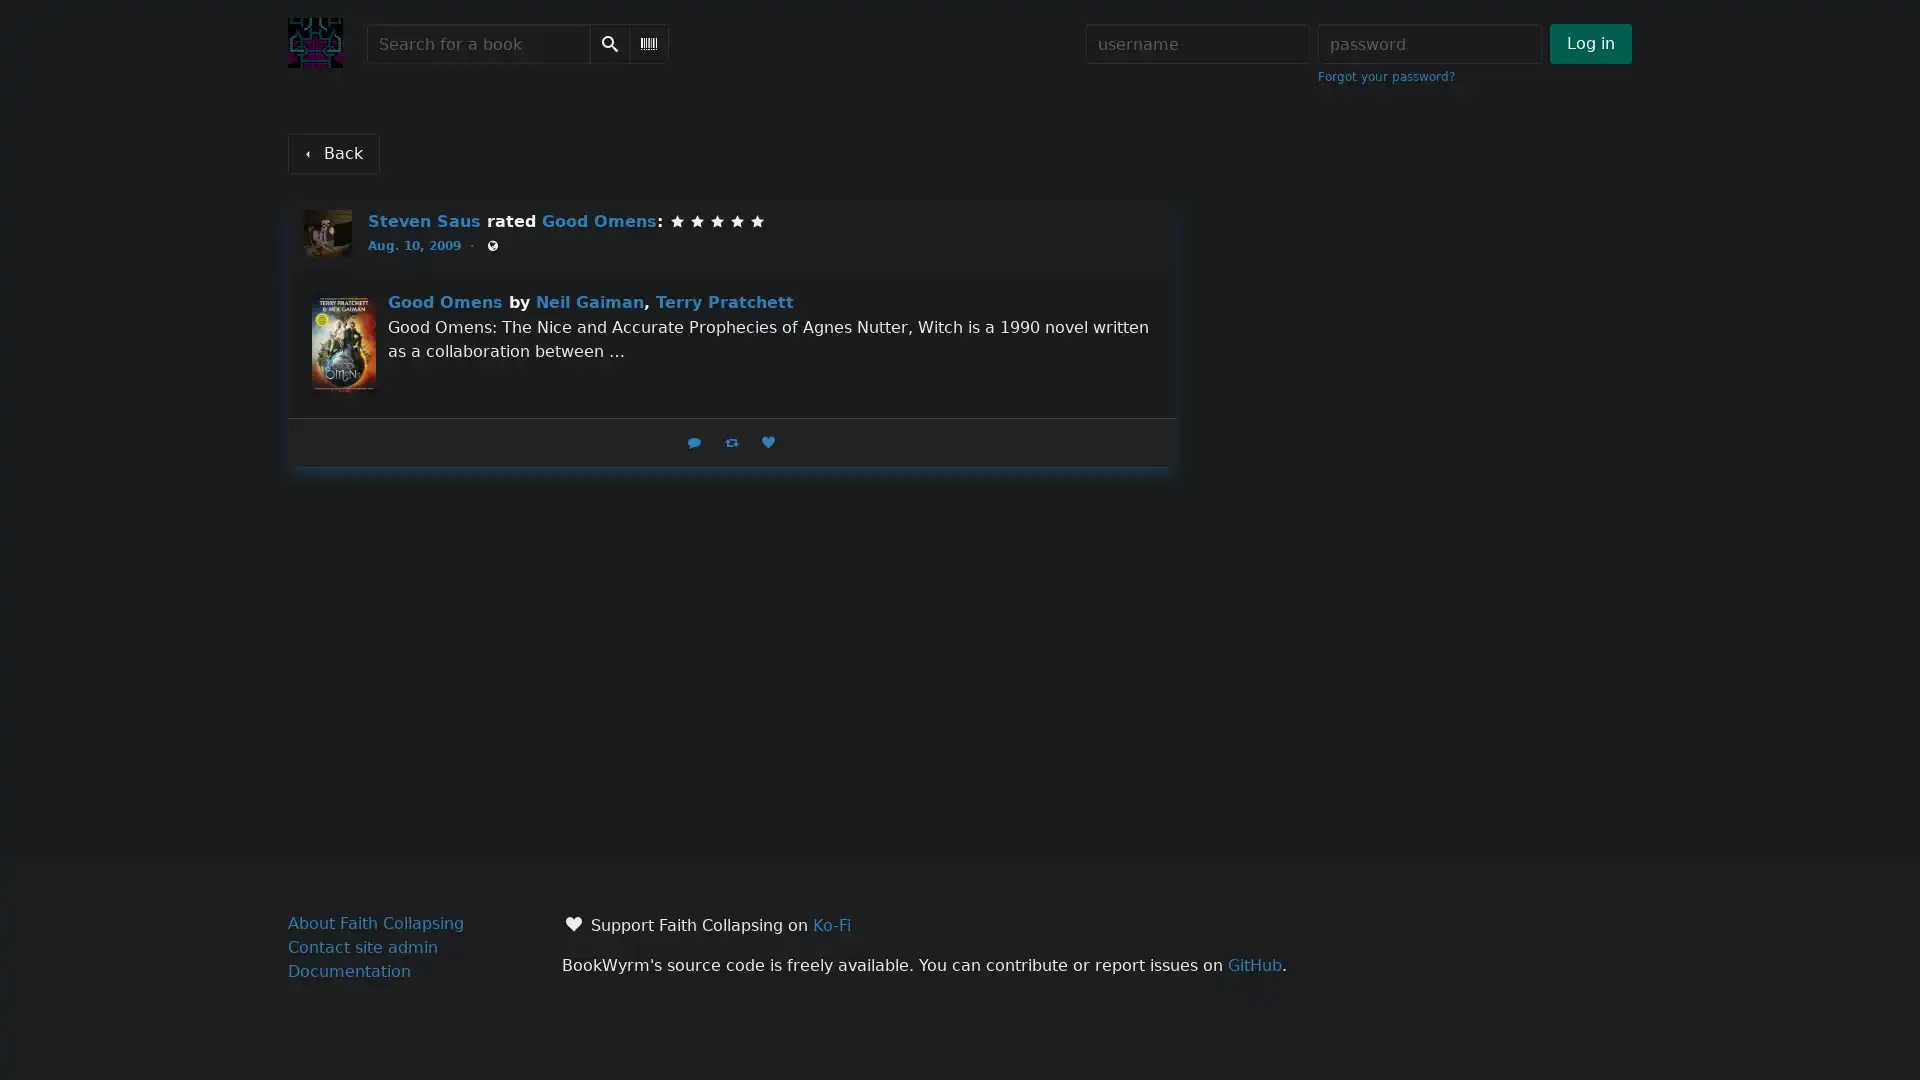 This screenshot has height=1080, width=1920. I want to click on Scan Barcode, so click(648, 43).